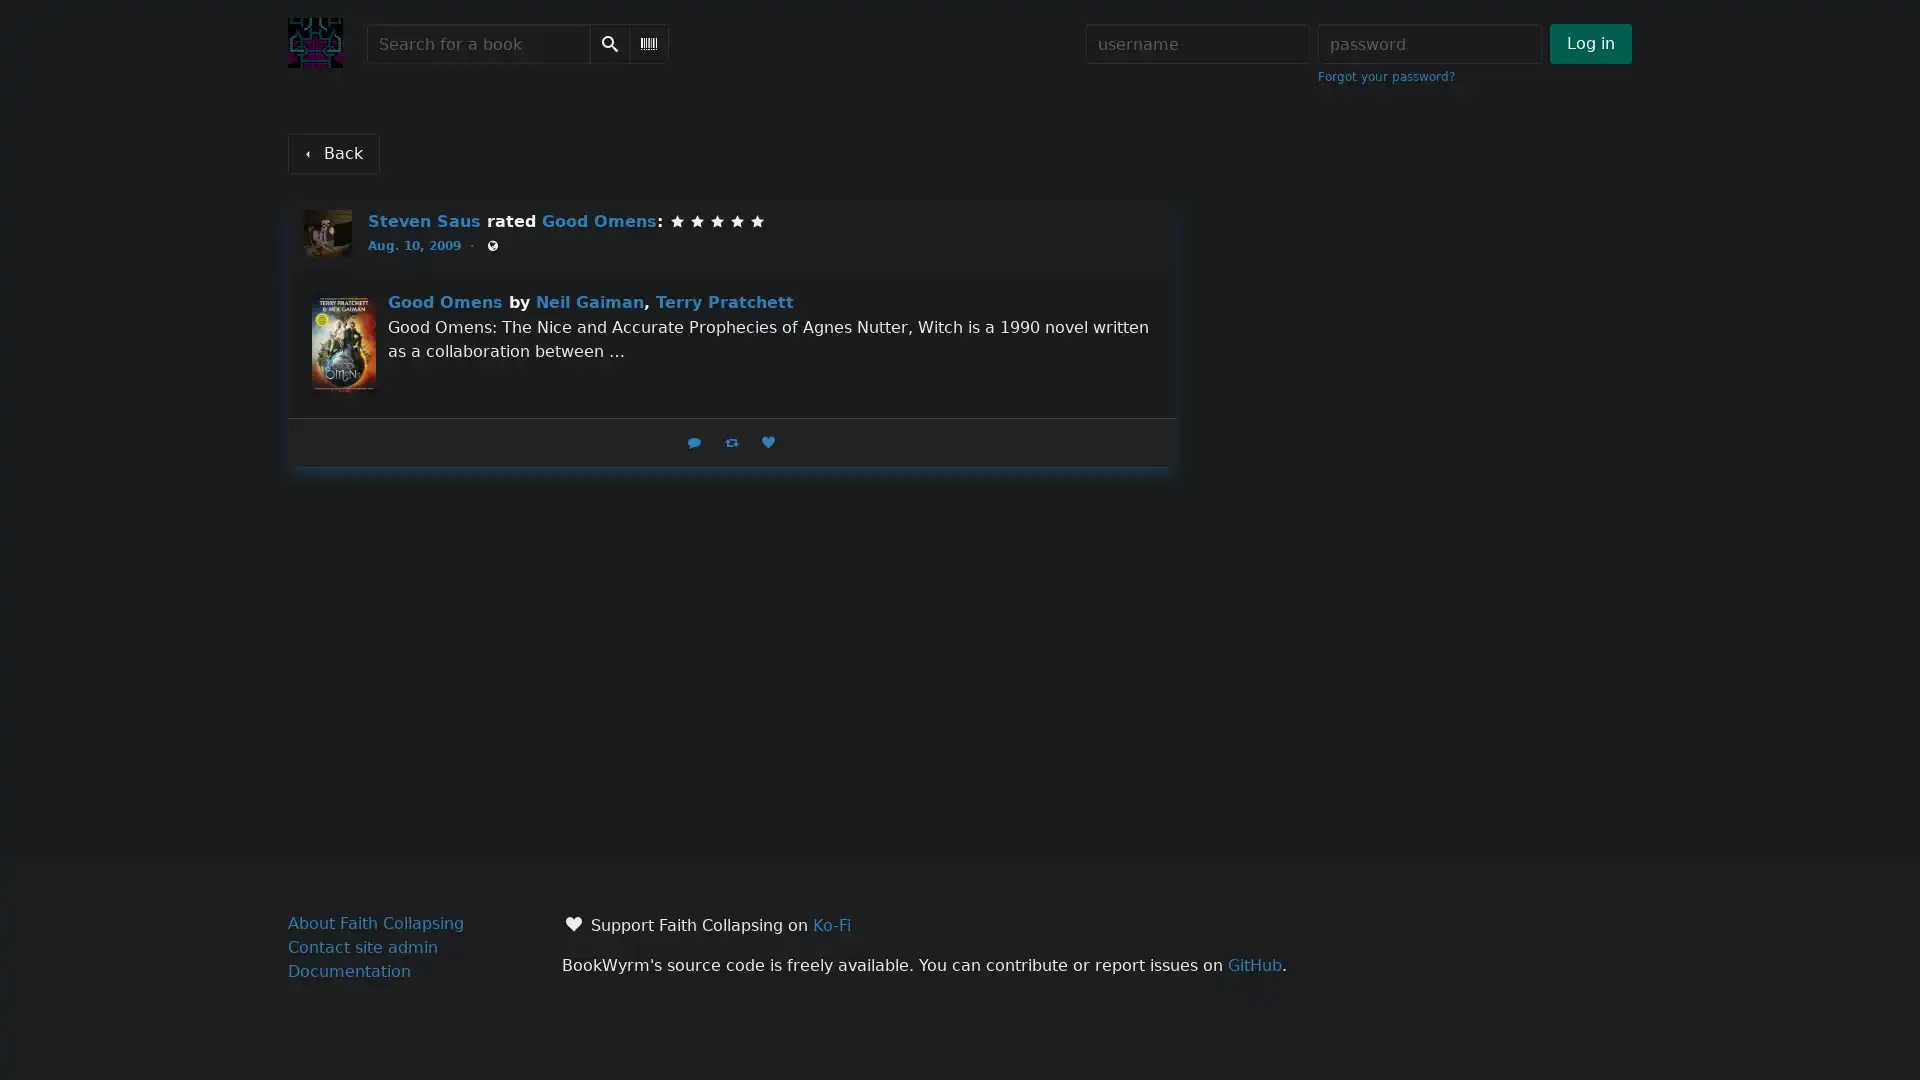 This screenshot has height=1080, width=1920. I want to click on Scan Barcode, so click(648, 43).